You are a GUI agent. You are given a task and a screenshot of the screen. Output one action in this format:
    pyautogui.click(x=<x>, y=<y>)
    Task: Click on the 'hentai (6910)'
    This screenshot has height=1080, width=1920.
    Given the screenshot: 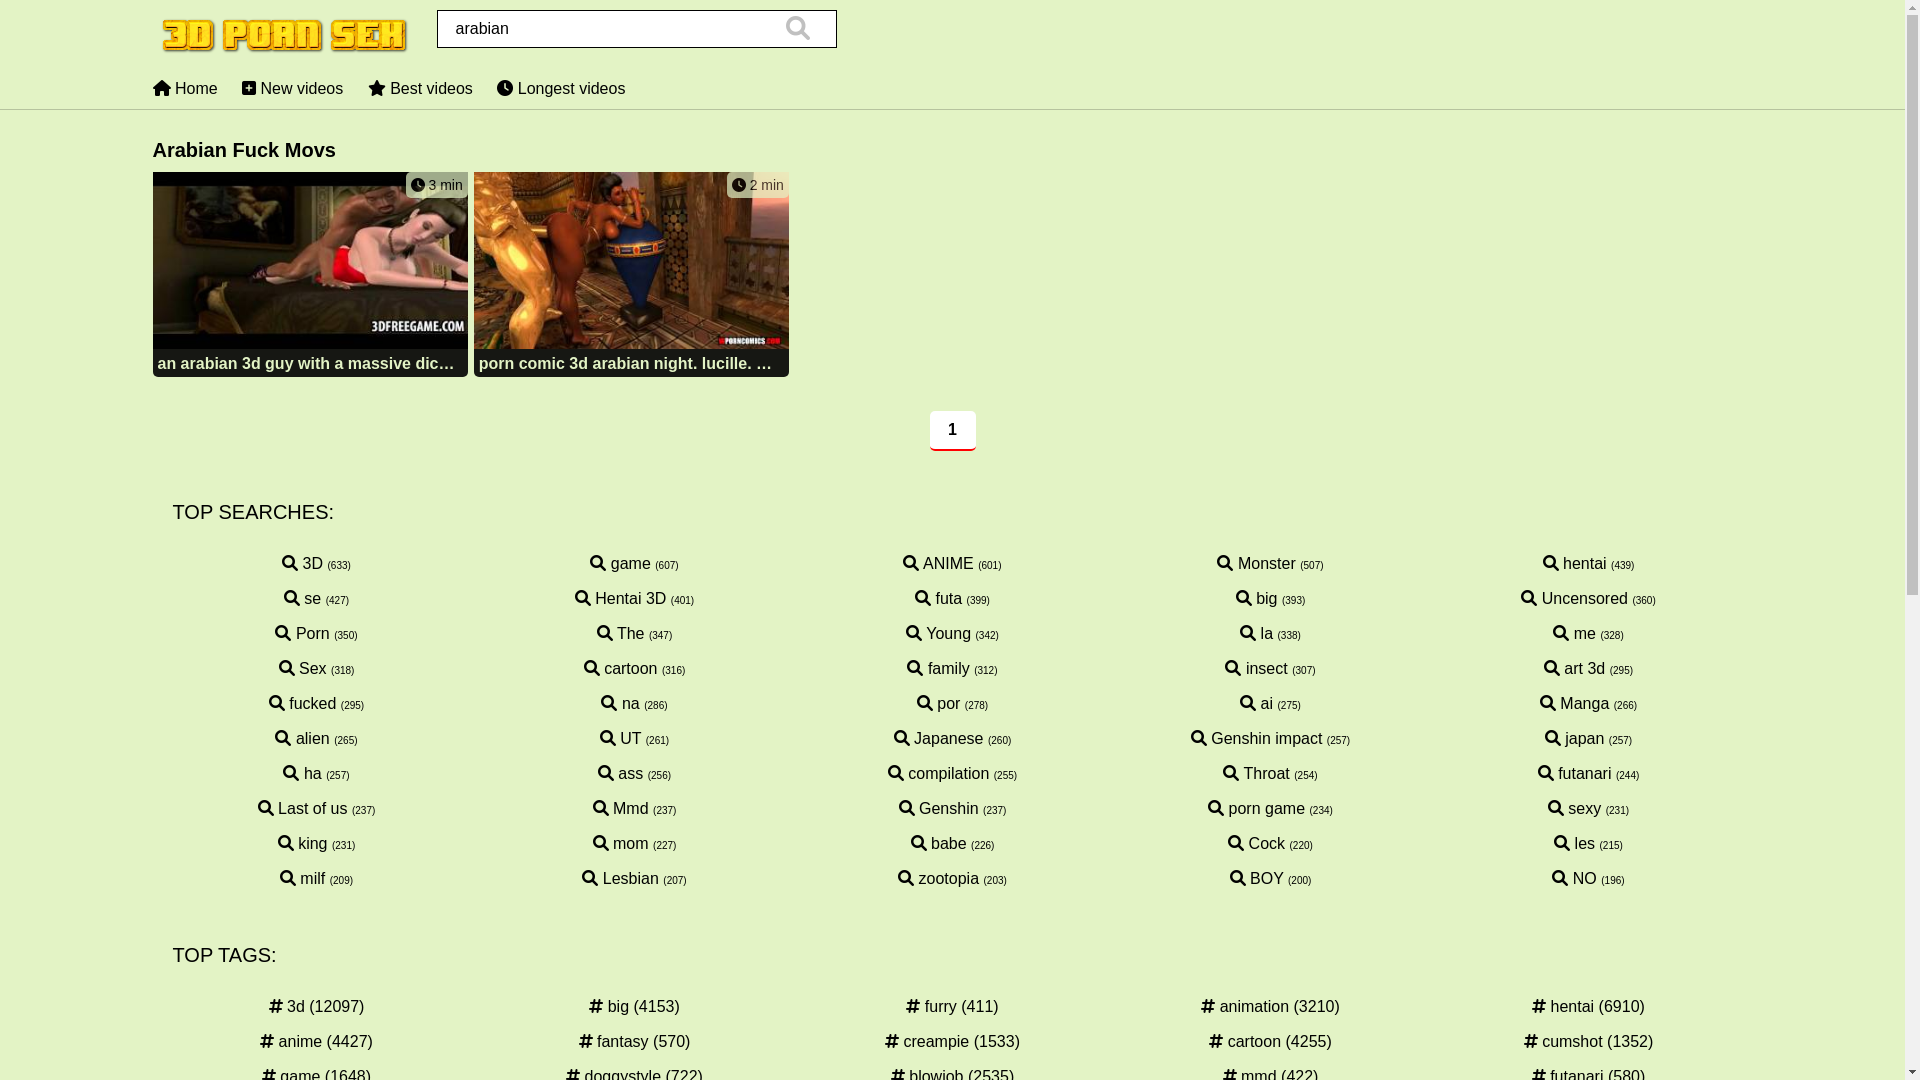 What is the action you would take?
    pyautogui.click(x=1587, y=1006)
    